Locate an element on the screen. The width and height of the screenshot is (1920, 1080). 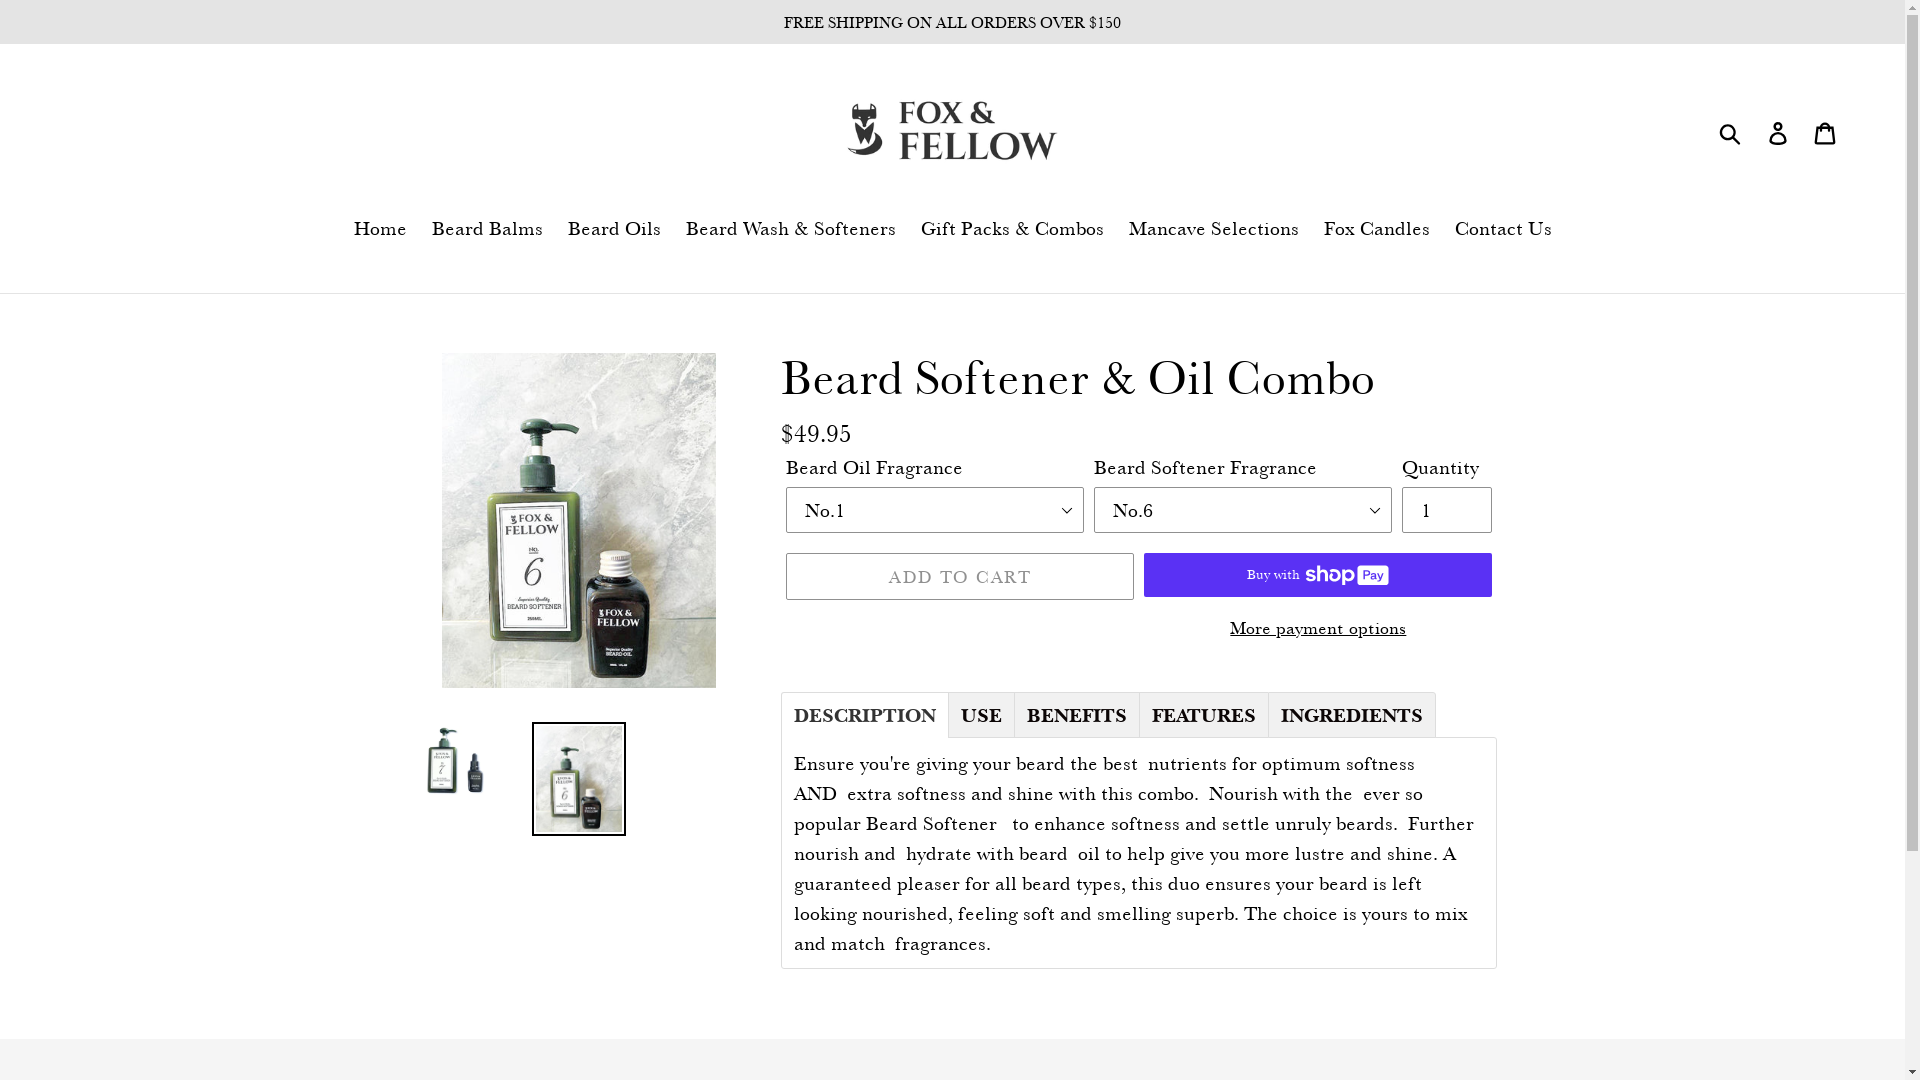
'Beard Balms' is located at coordinates (487, 228).